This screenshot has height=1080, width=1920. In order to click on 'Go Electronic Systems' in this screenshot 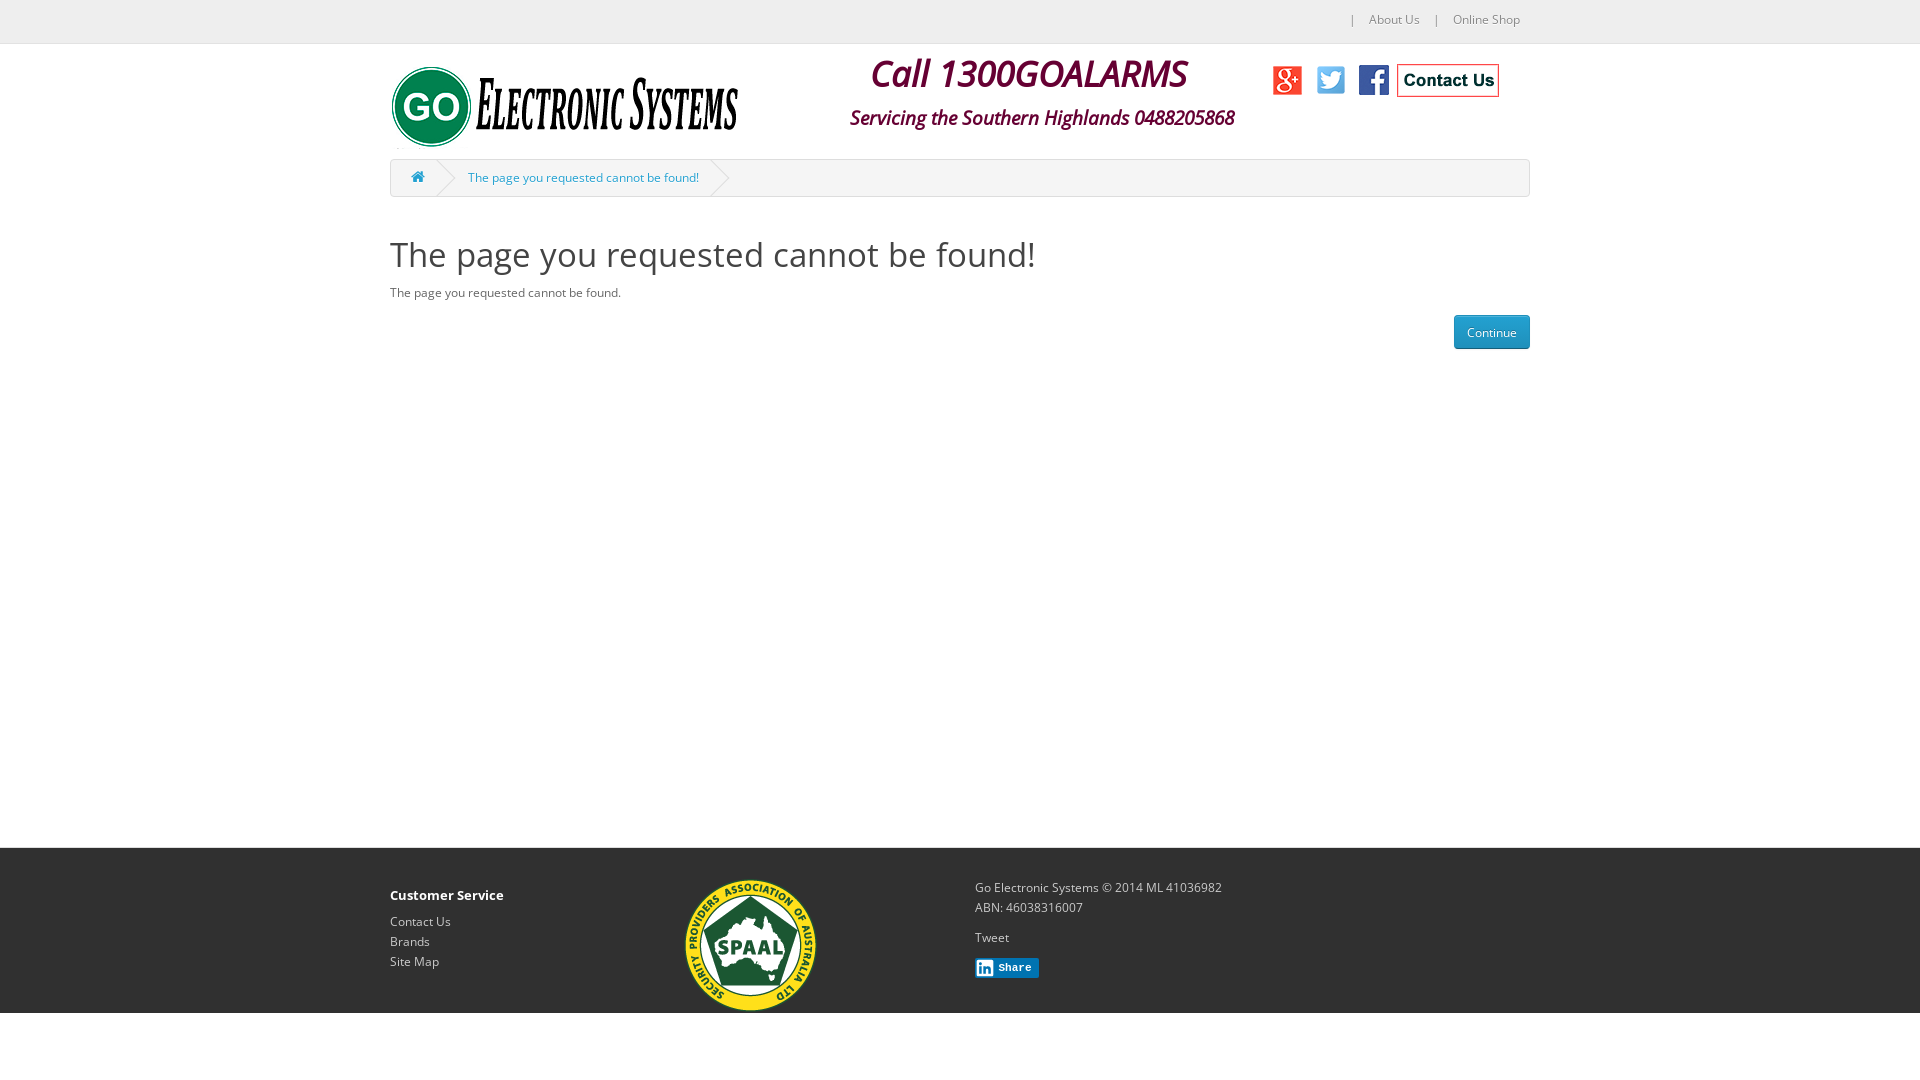, I will do `click(564, 106)`.